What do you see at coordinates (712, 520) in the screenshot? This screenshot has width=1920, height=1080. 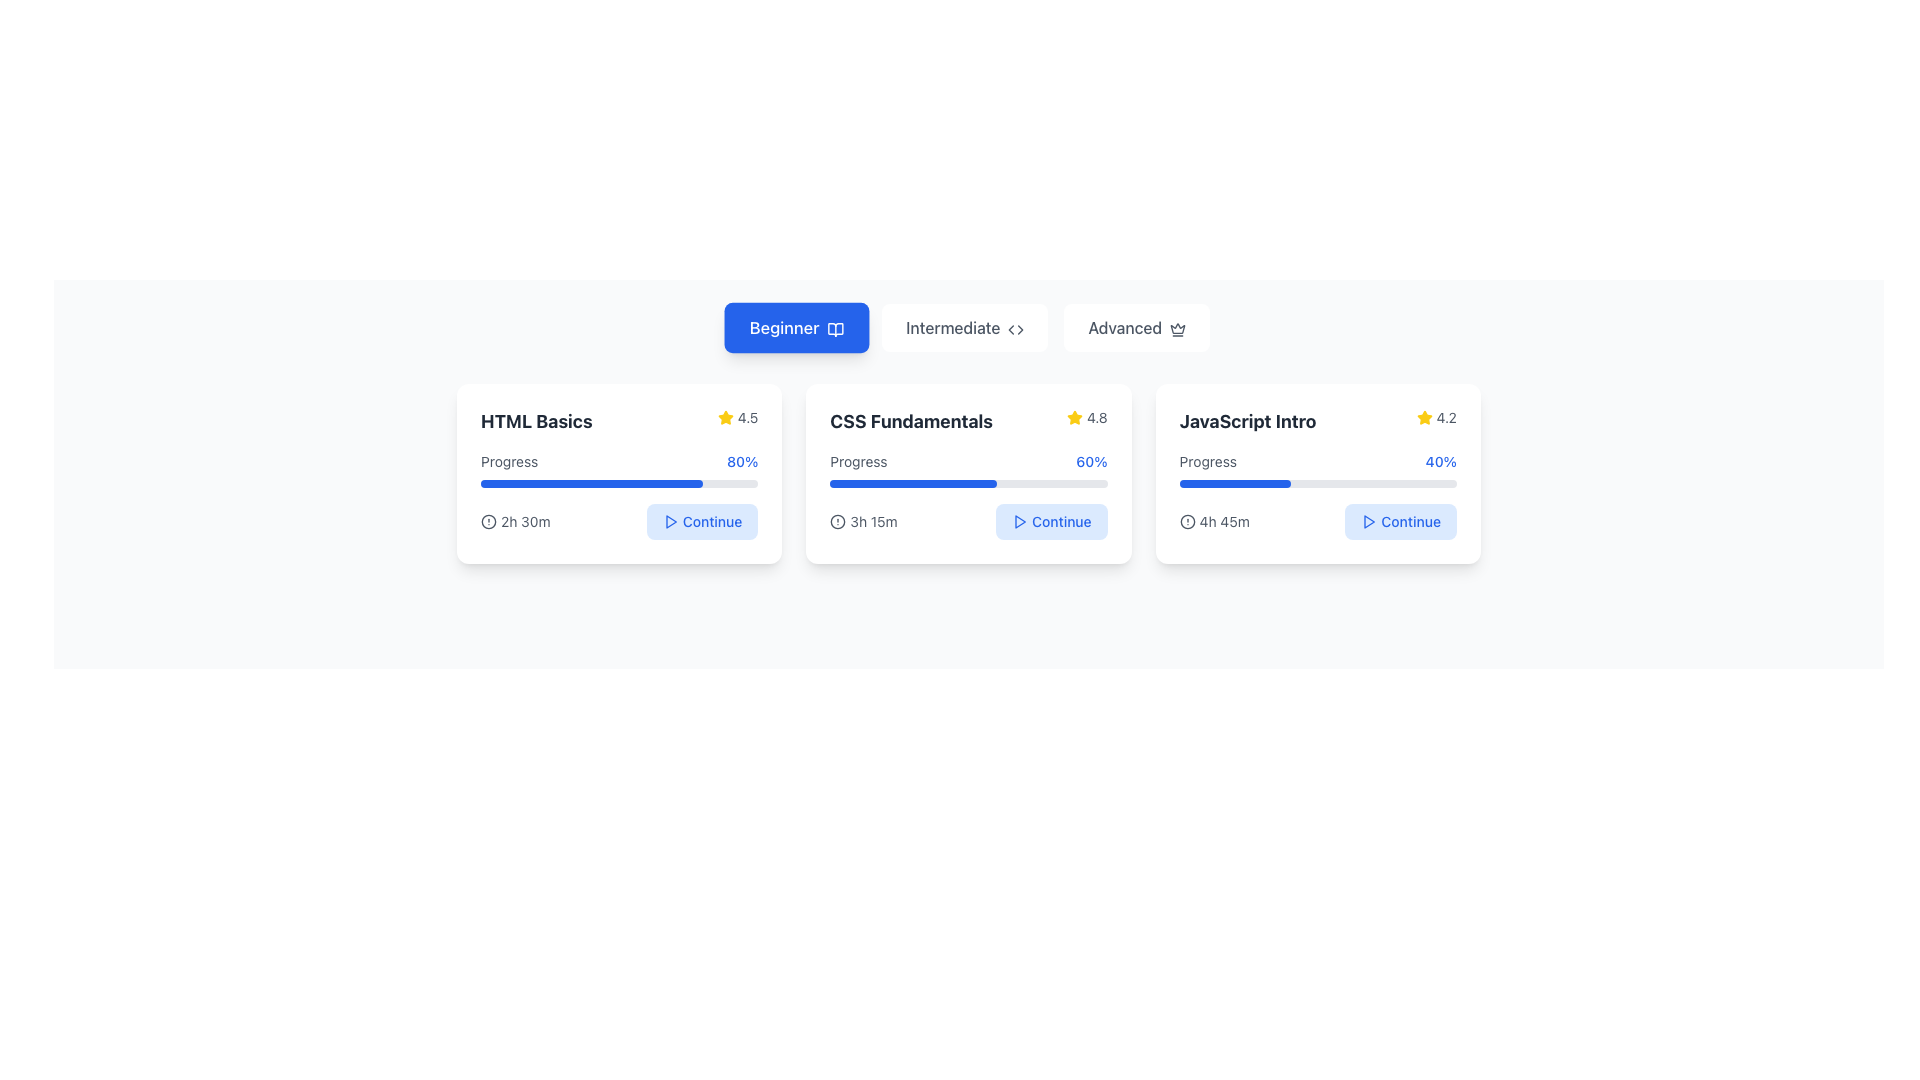 I see `text label within the blue button at the bottom-right area of the 'HTML Basics' card, which indicates an action to continue or proceed` at bounding box center [712, 520].